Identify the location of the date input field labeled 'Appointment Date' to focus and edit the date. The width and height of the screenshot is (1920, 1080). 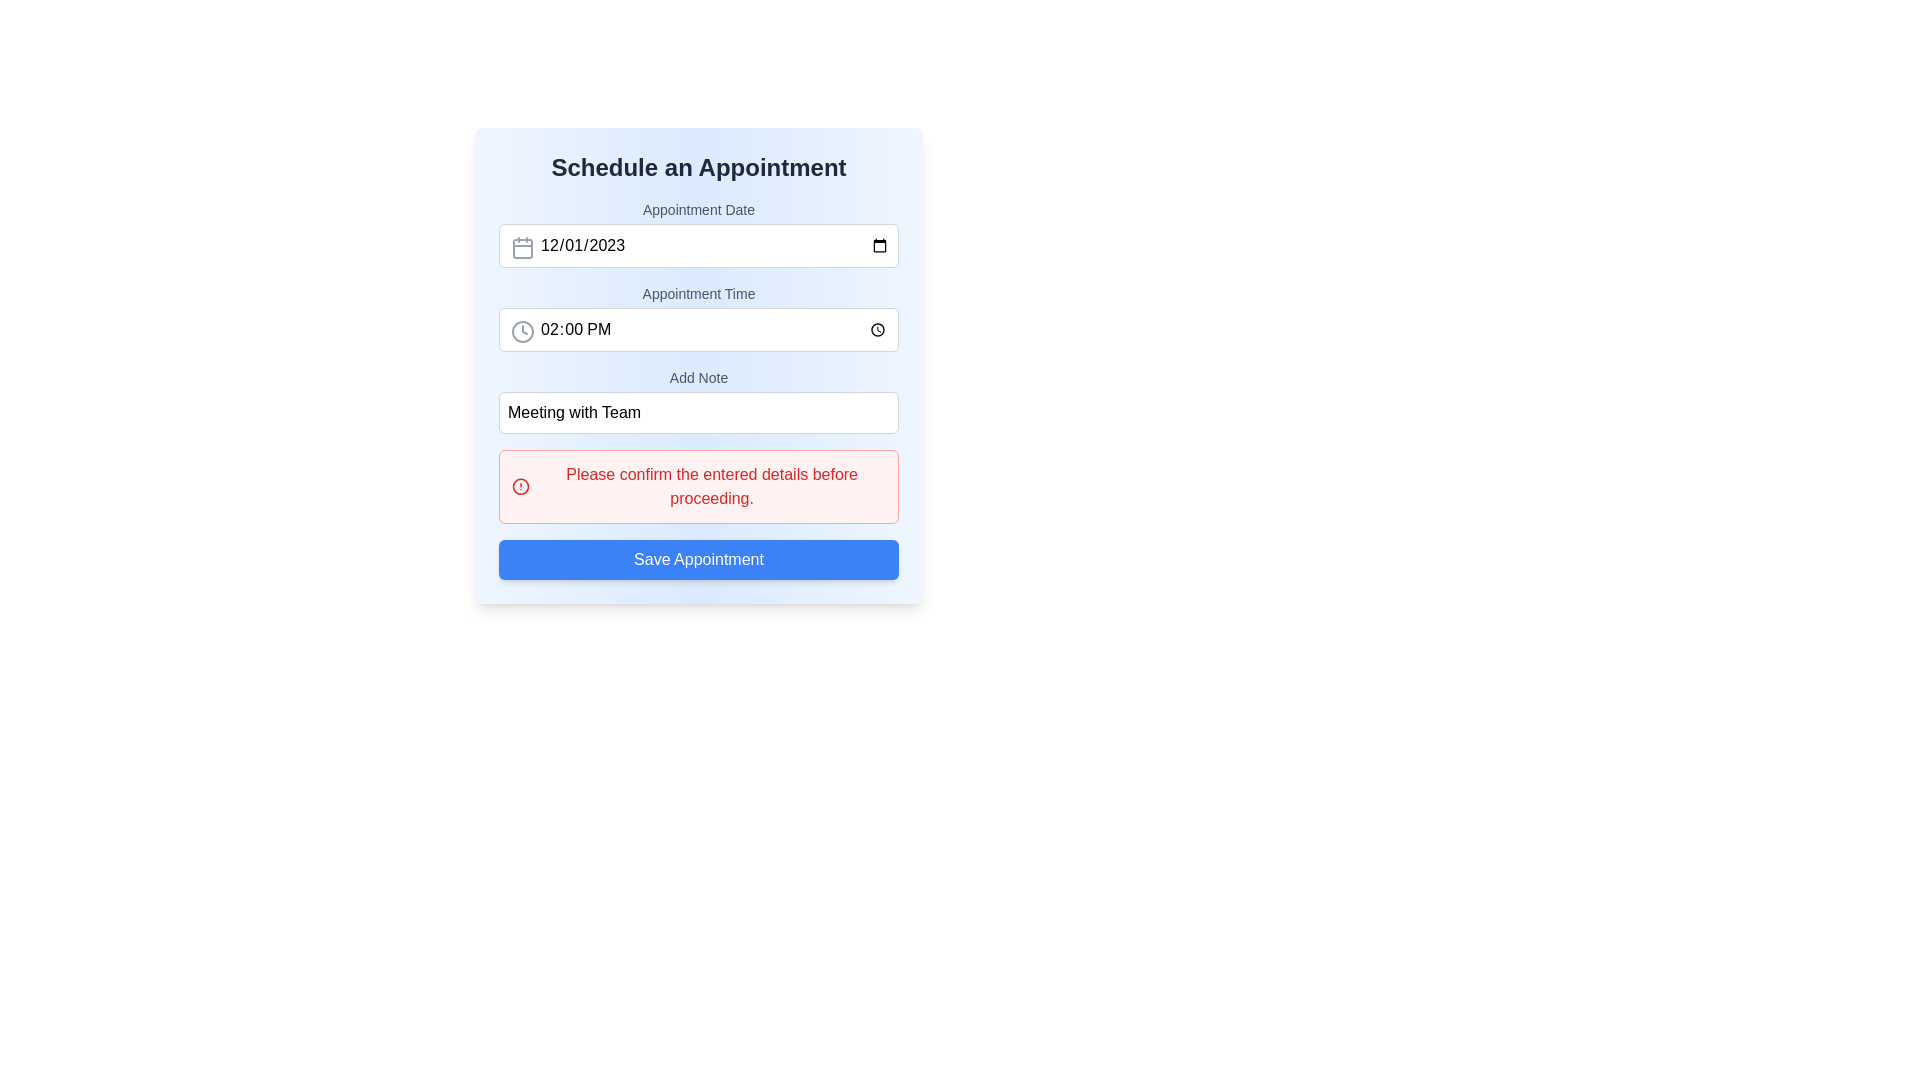
(699, 233).